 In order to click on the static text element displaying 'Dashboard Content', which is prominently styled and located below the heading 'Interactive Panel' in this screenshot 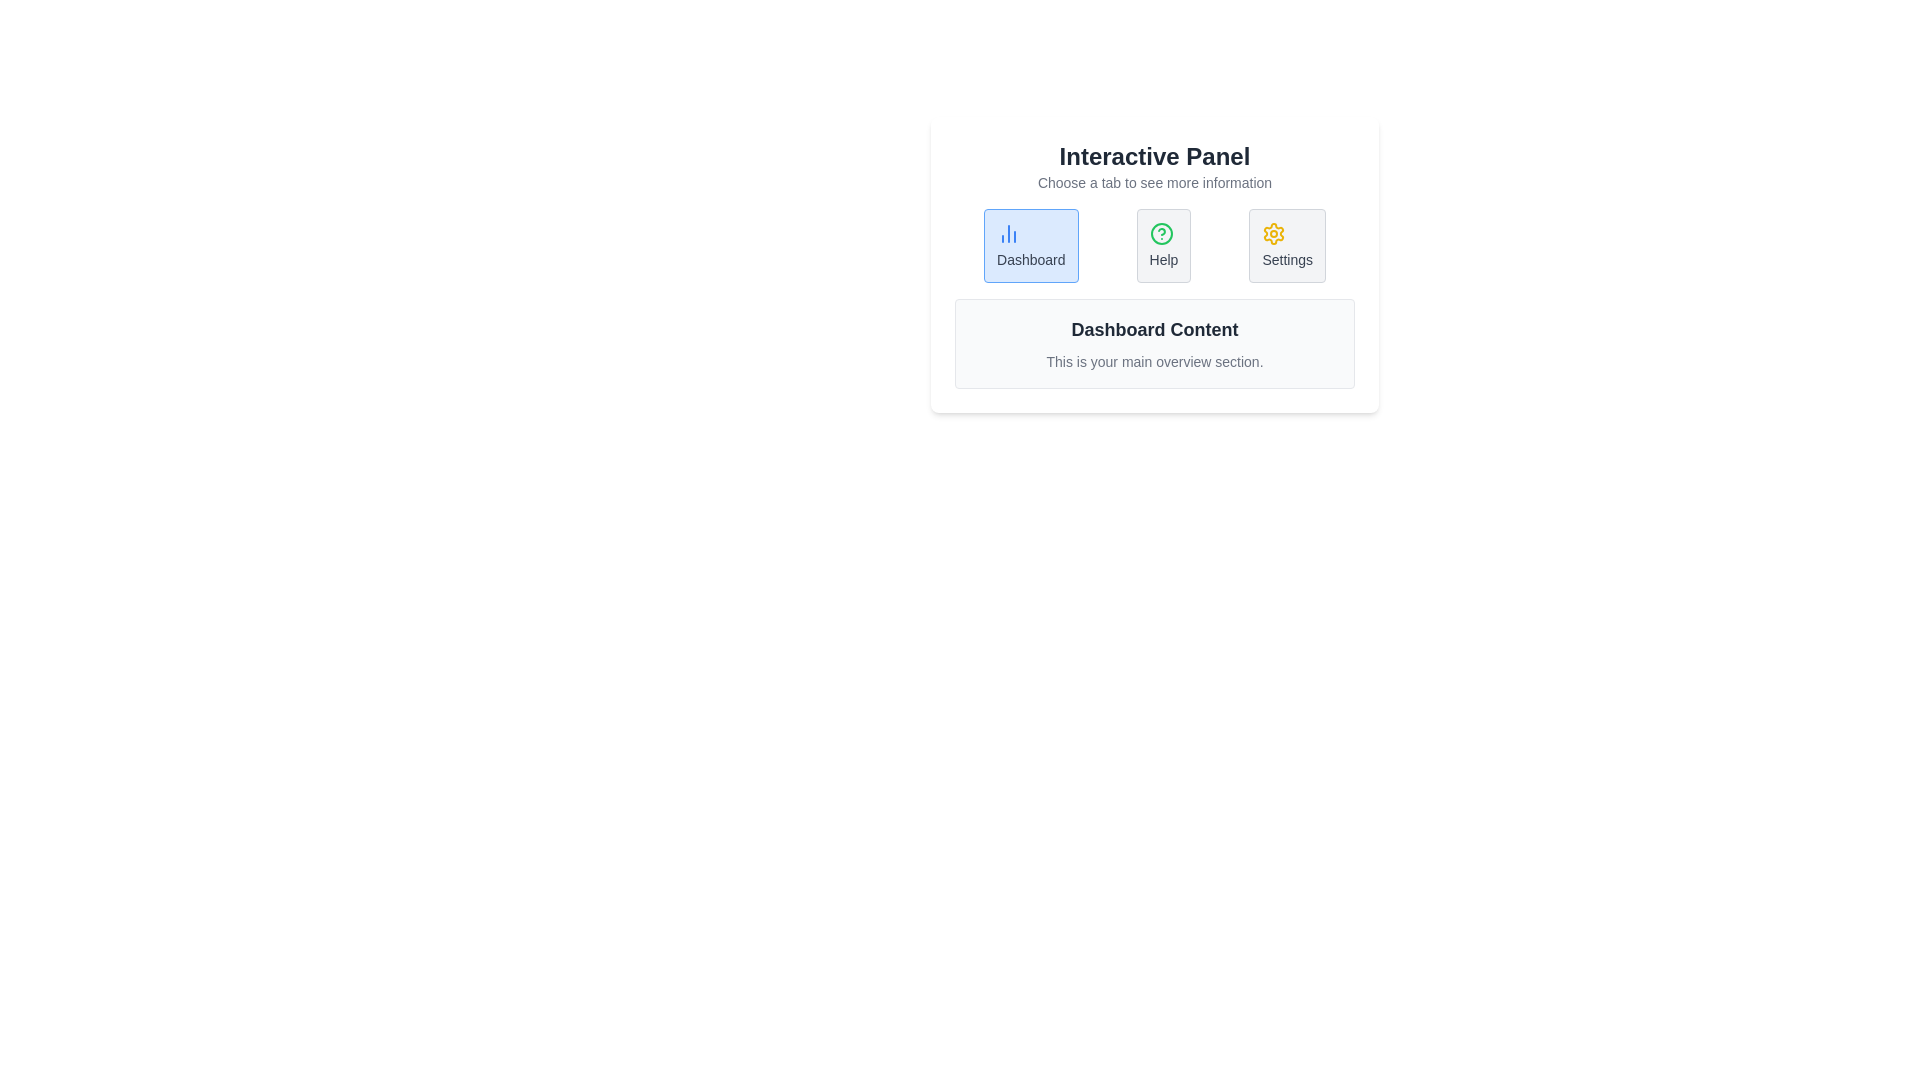, I will do `click(1155, 329)`.